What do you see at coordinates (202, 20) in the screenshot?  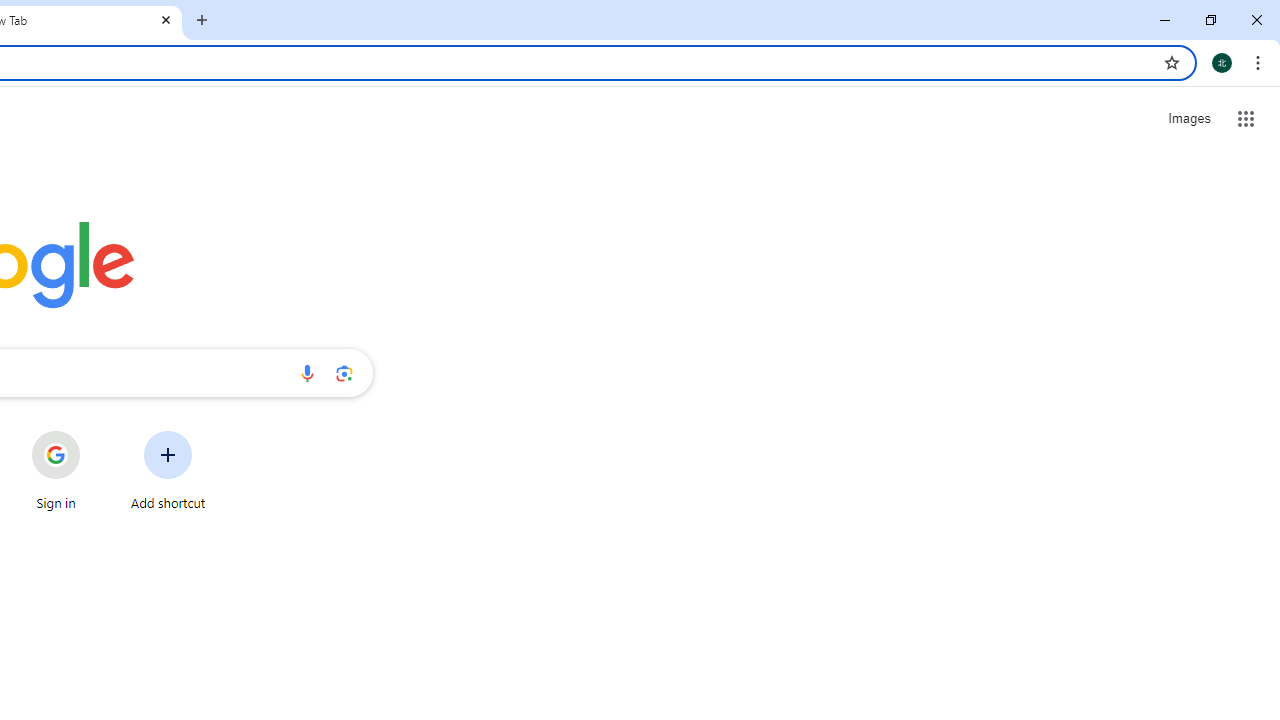 I see `'New Tab'` at bounding box center [202, 20].